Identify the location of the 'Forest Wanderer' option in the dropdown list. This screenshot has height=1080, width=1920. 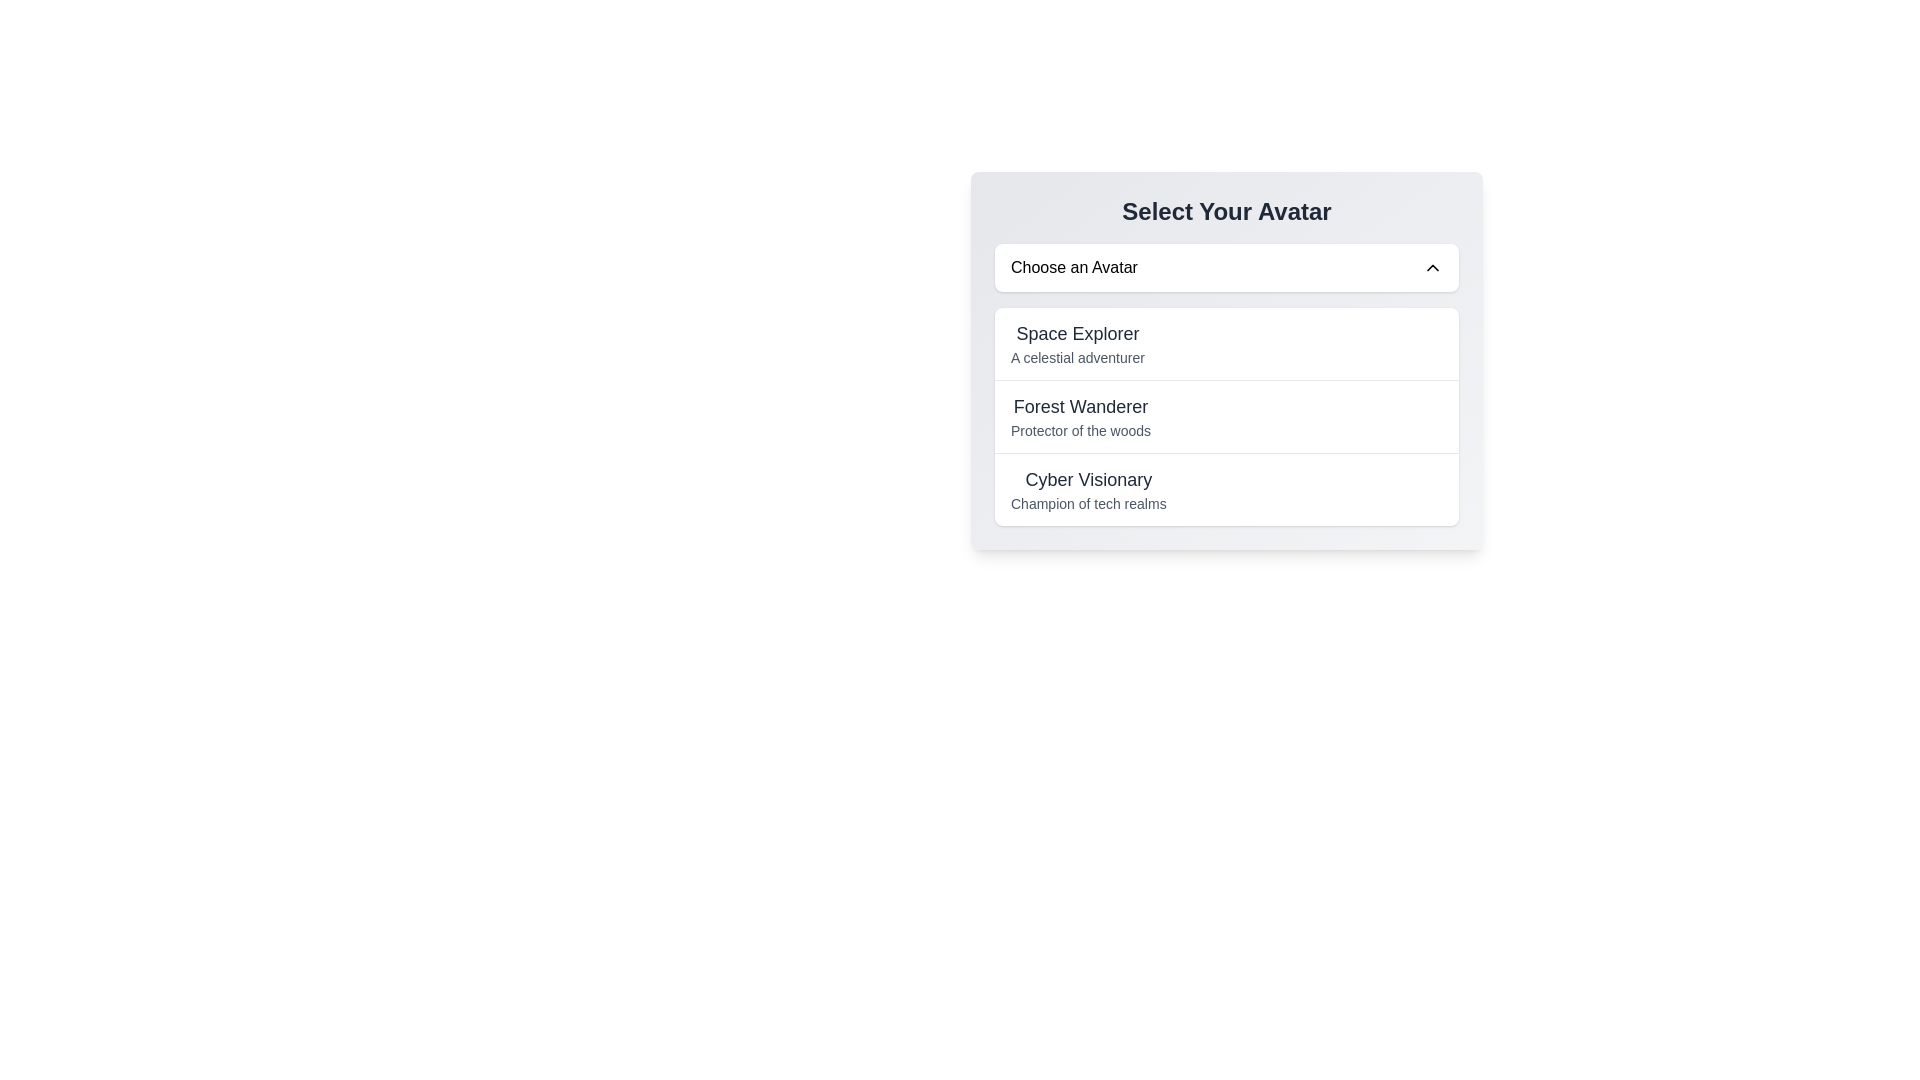
(1226, 415).